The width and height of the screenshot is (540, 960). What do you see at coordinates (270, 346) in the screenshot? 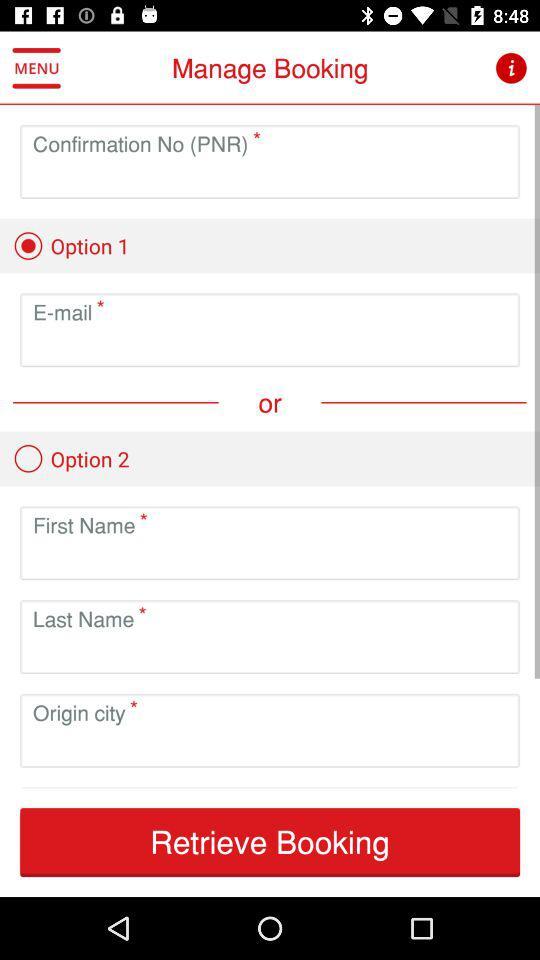
I see `put email address` at bounding box center [270, 346].